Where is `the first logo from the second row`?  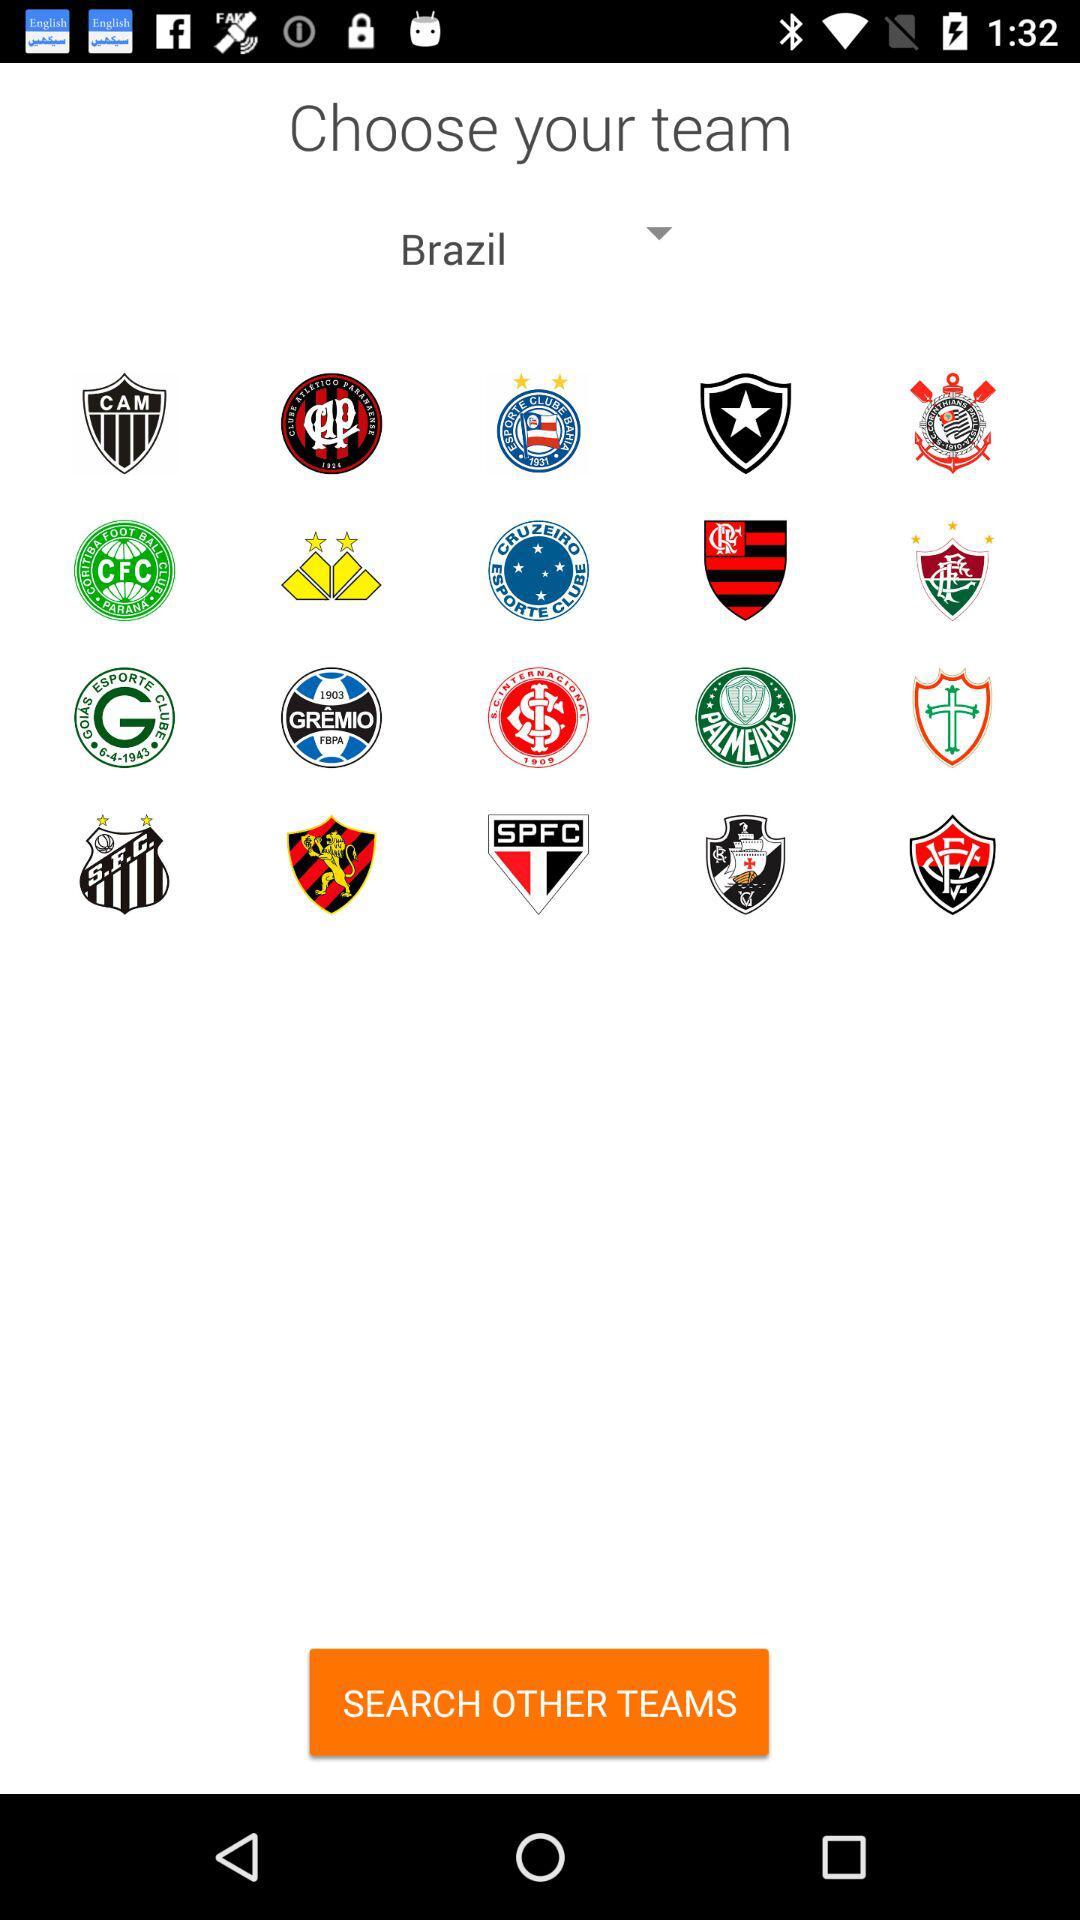 the first logo from the second row is located at coordinates (124, 569).